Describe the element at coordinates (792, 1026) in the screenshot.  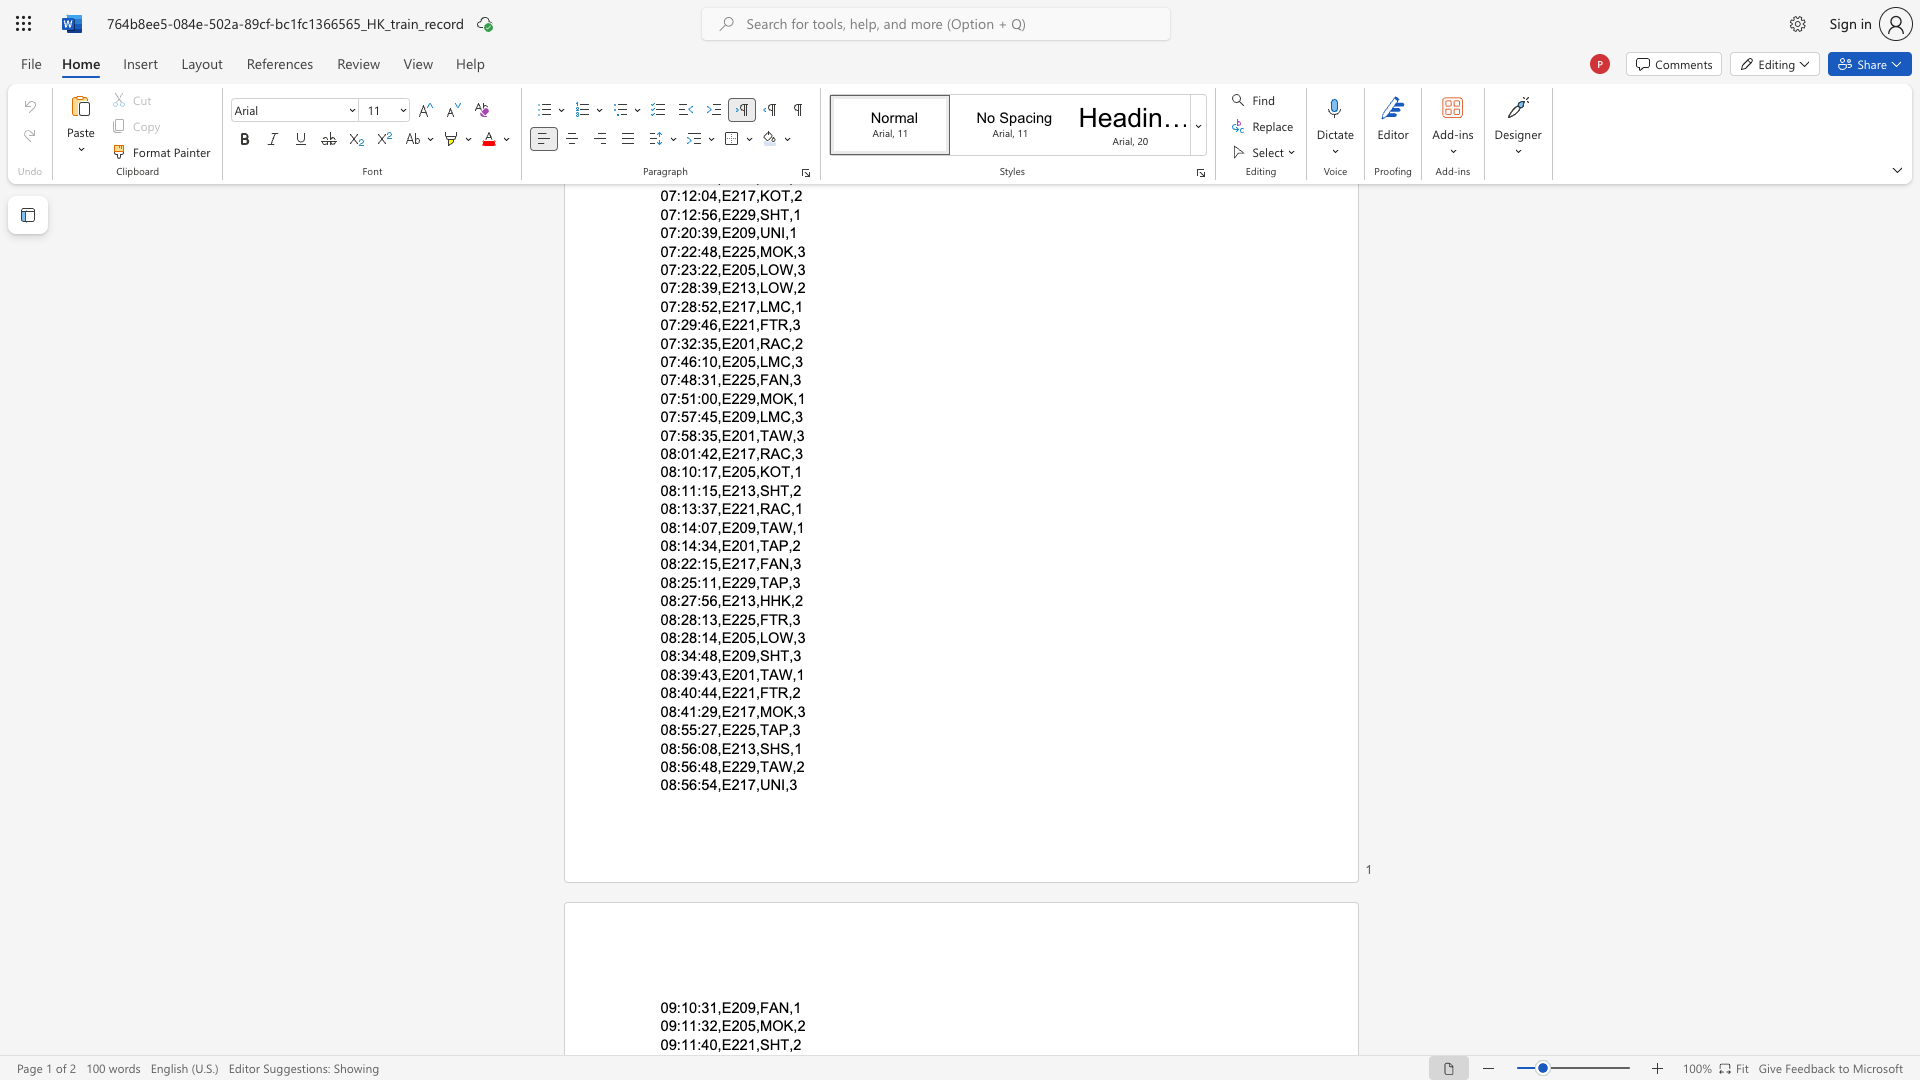
I see `the subset text ",2" within the text "09:11:32,E205,MOK,2"` at that location.